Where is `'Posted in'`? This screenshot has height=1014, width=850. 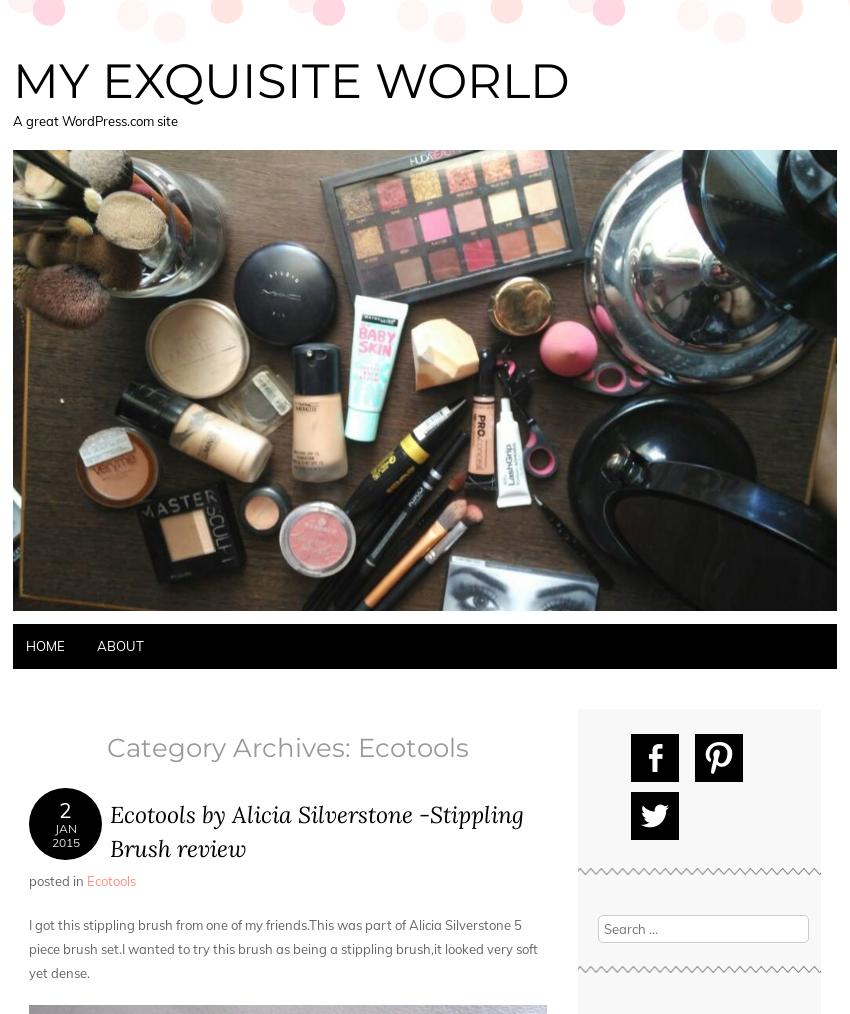 'Posted in' is located at coordinates (57, 879).